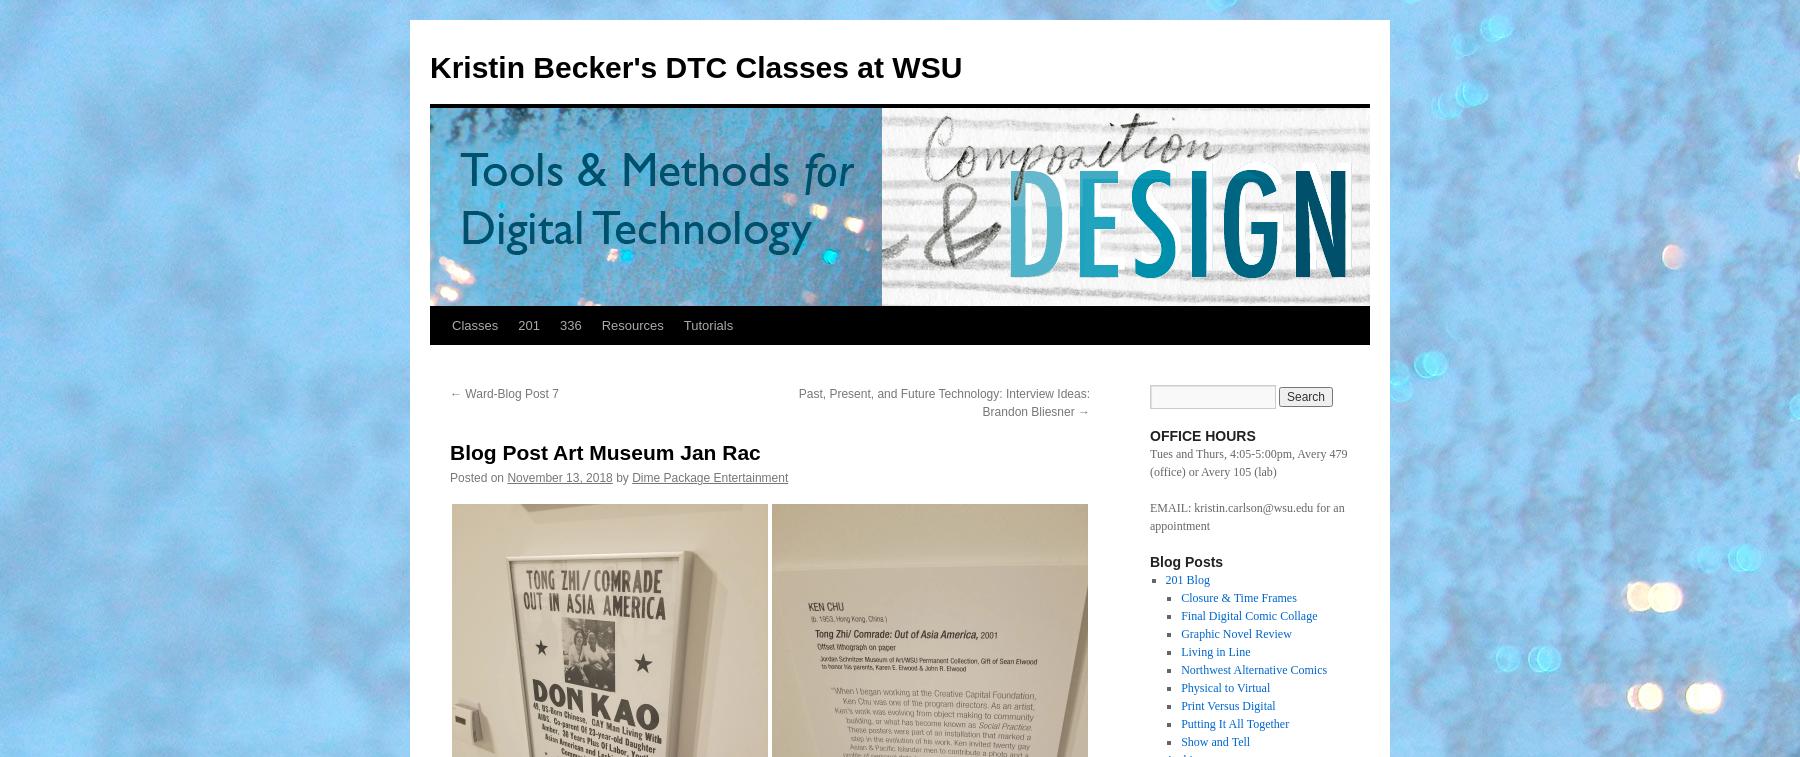 The width and height of the screenshot is (1800, 757). What do you see at coordinates (1149, 462) in the screenshot?
I see `'Tues and Thurs, 4:05-5:00pm, Avery 479 (office) or Avery 105 (lab)'` at bounding box center [1149, 462].